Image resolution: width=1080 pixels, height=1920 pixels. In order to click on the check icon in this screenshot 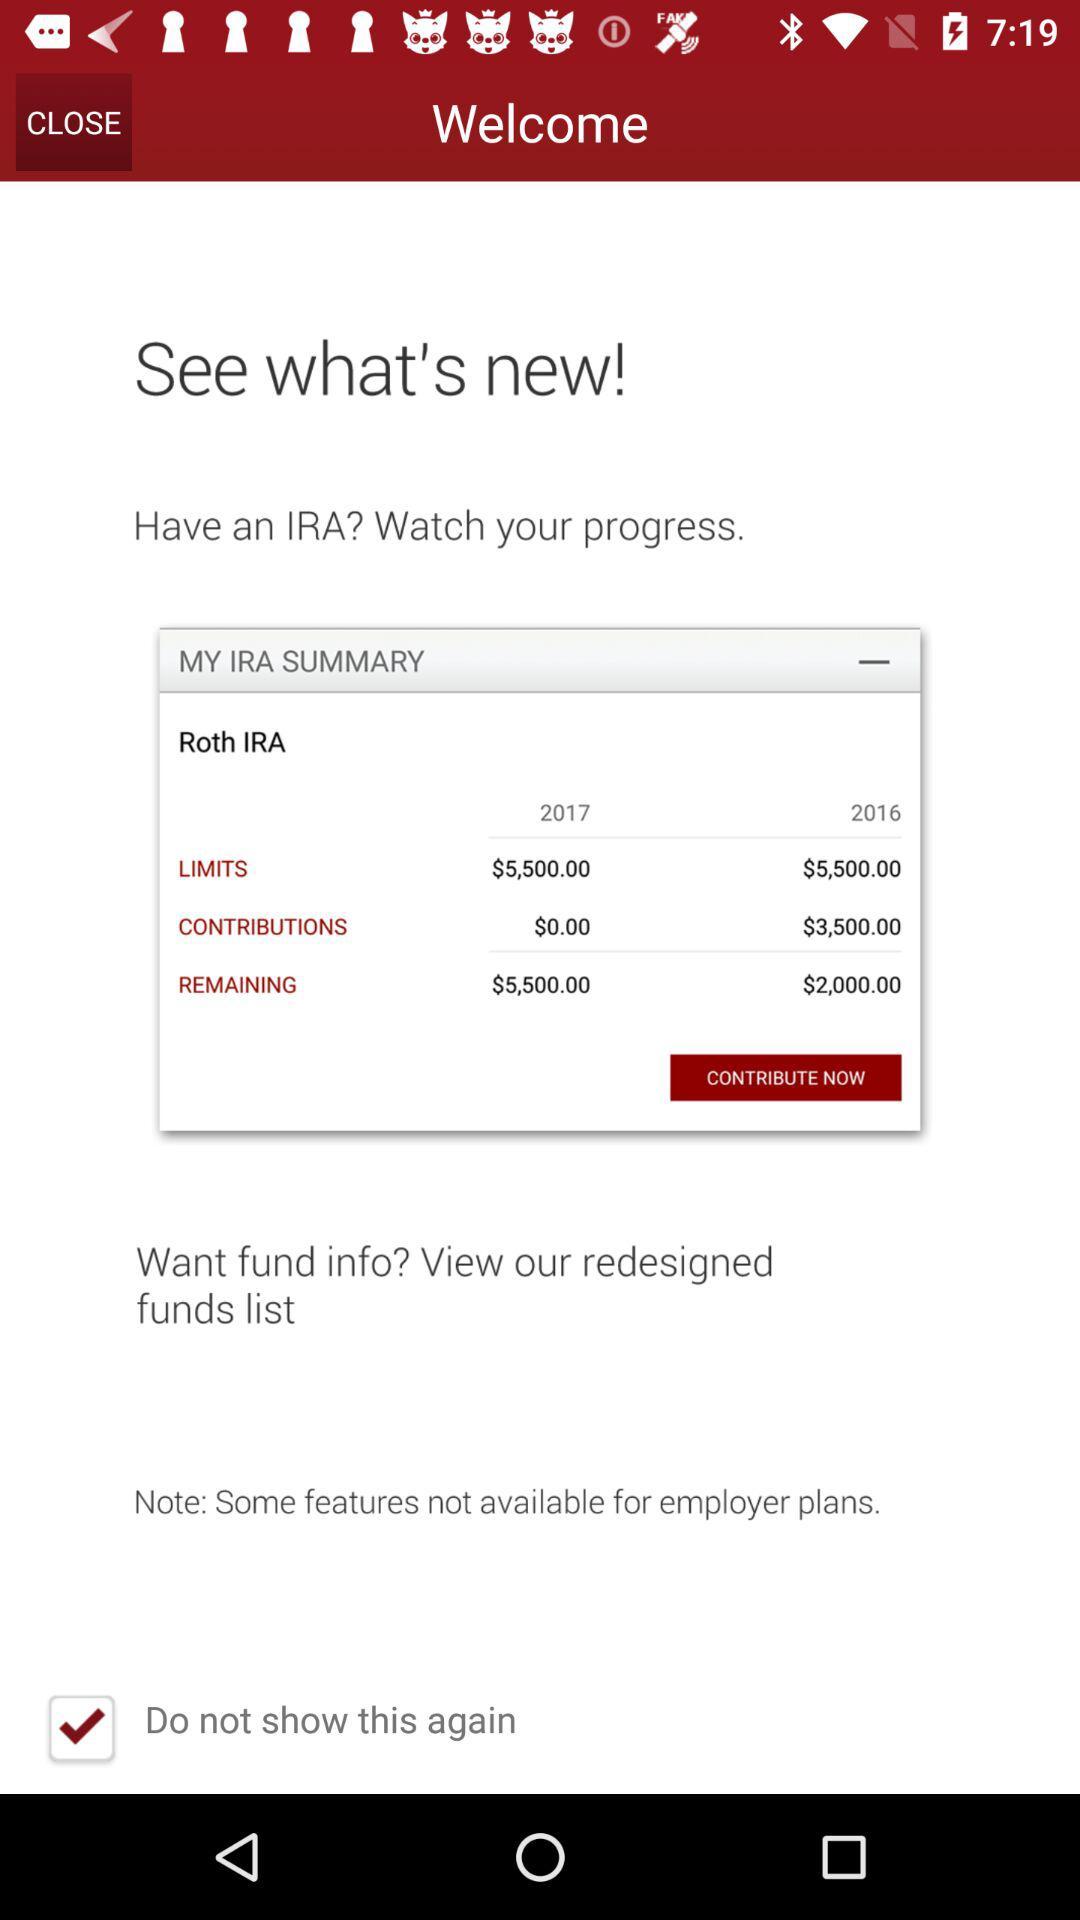, I will do `click(80, 1730)`.